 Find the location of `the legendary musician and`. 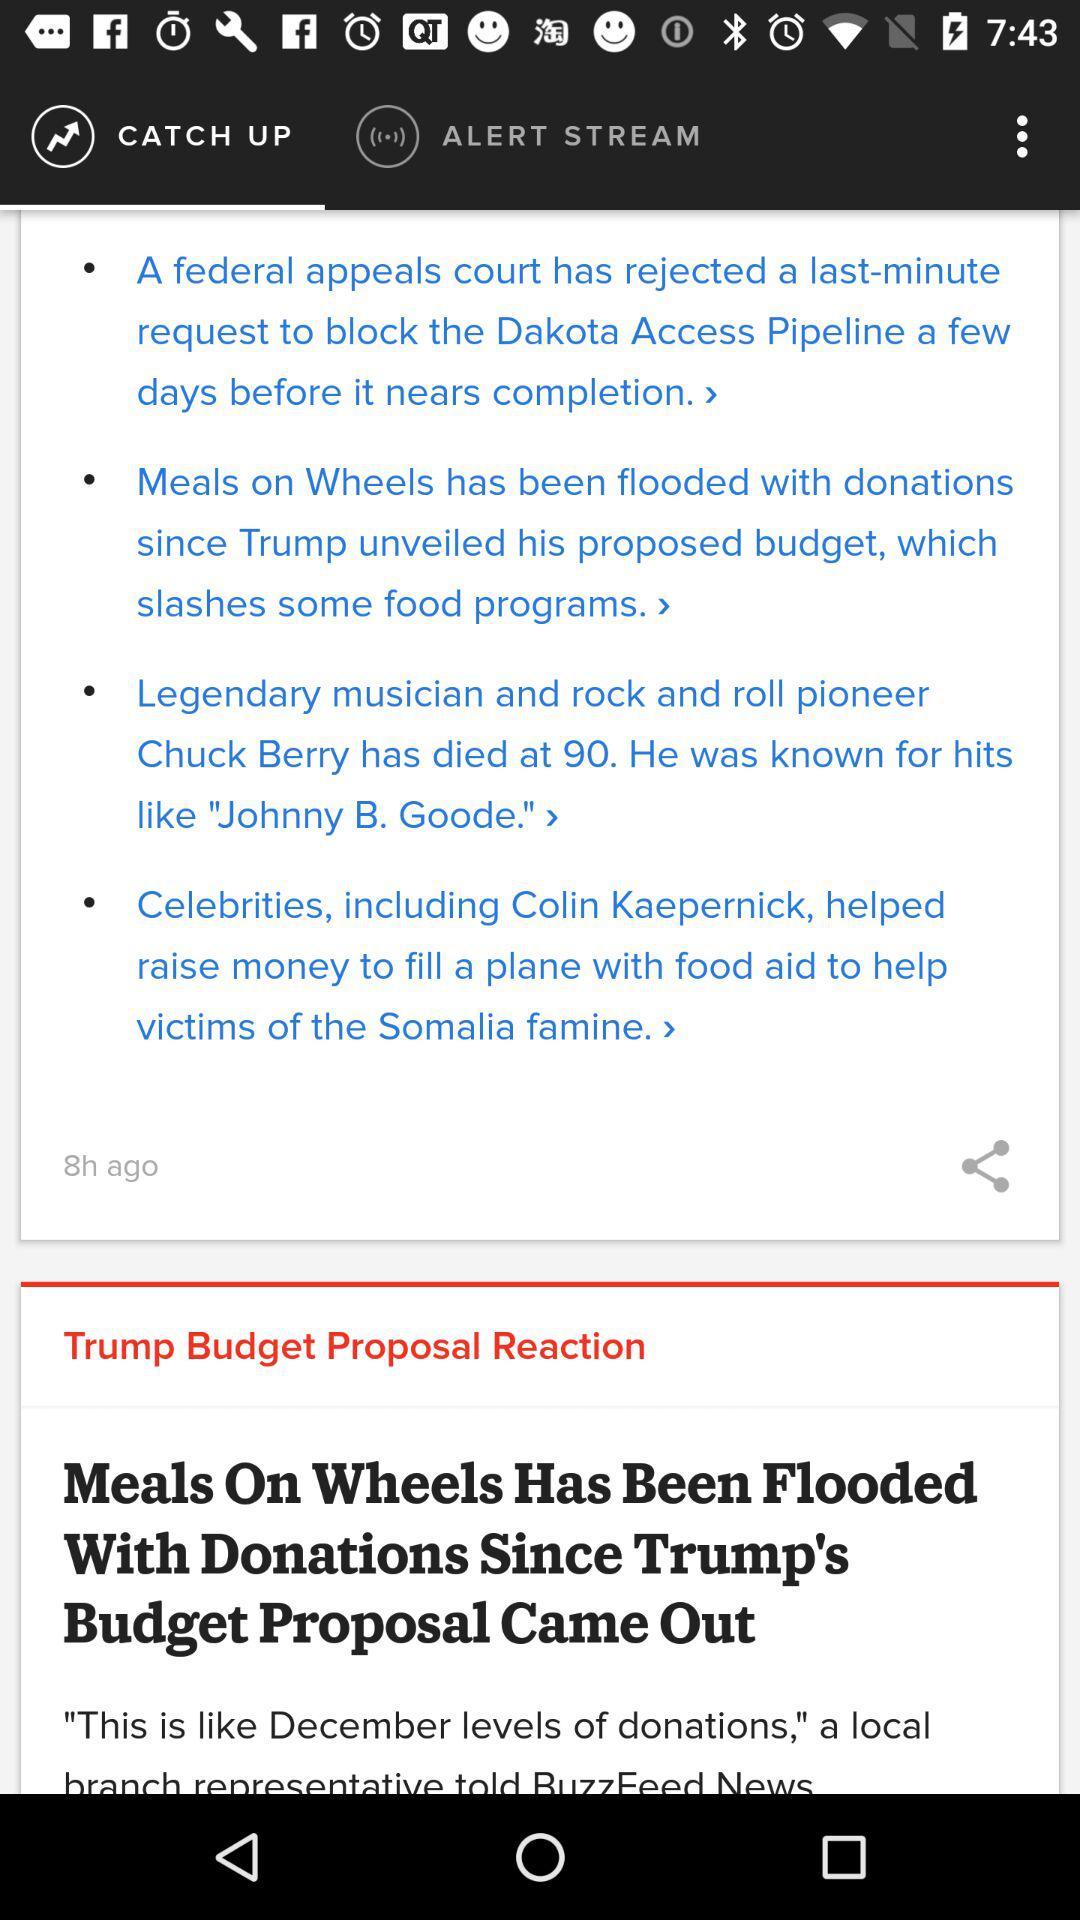

the legendary musician and is located at coordinates (576, 753).